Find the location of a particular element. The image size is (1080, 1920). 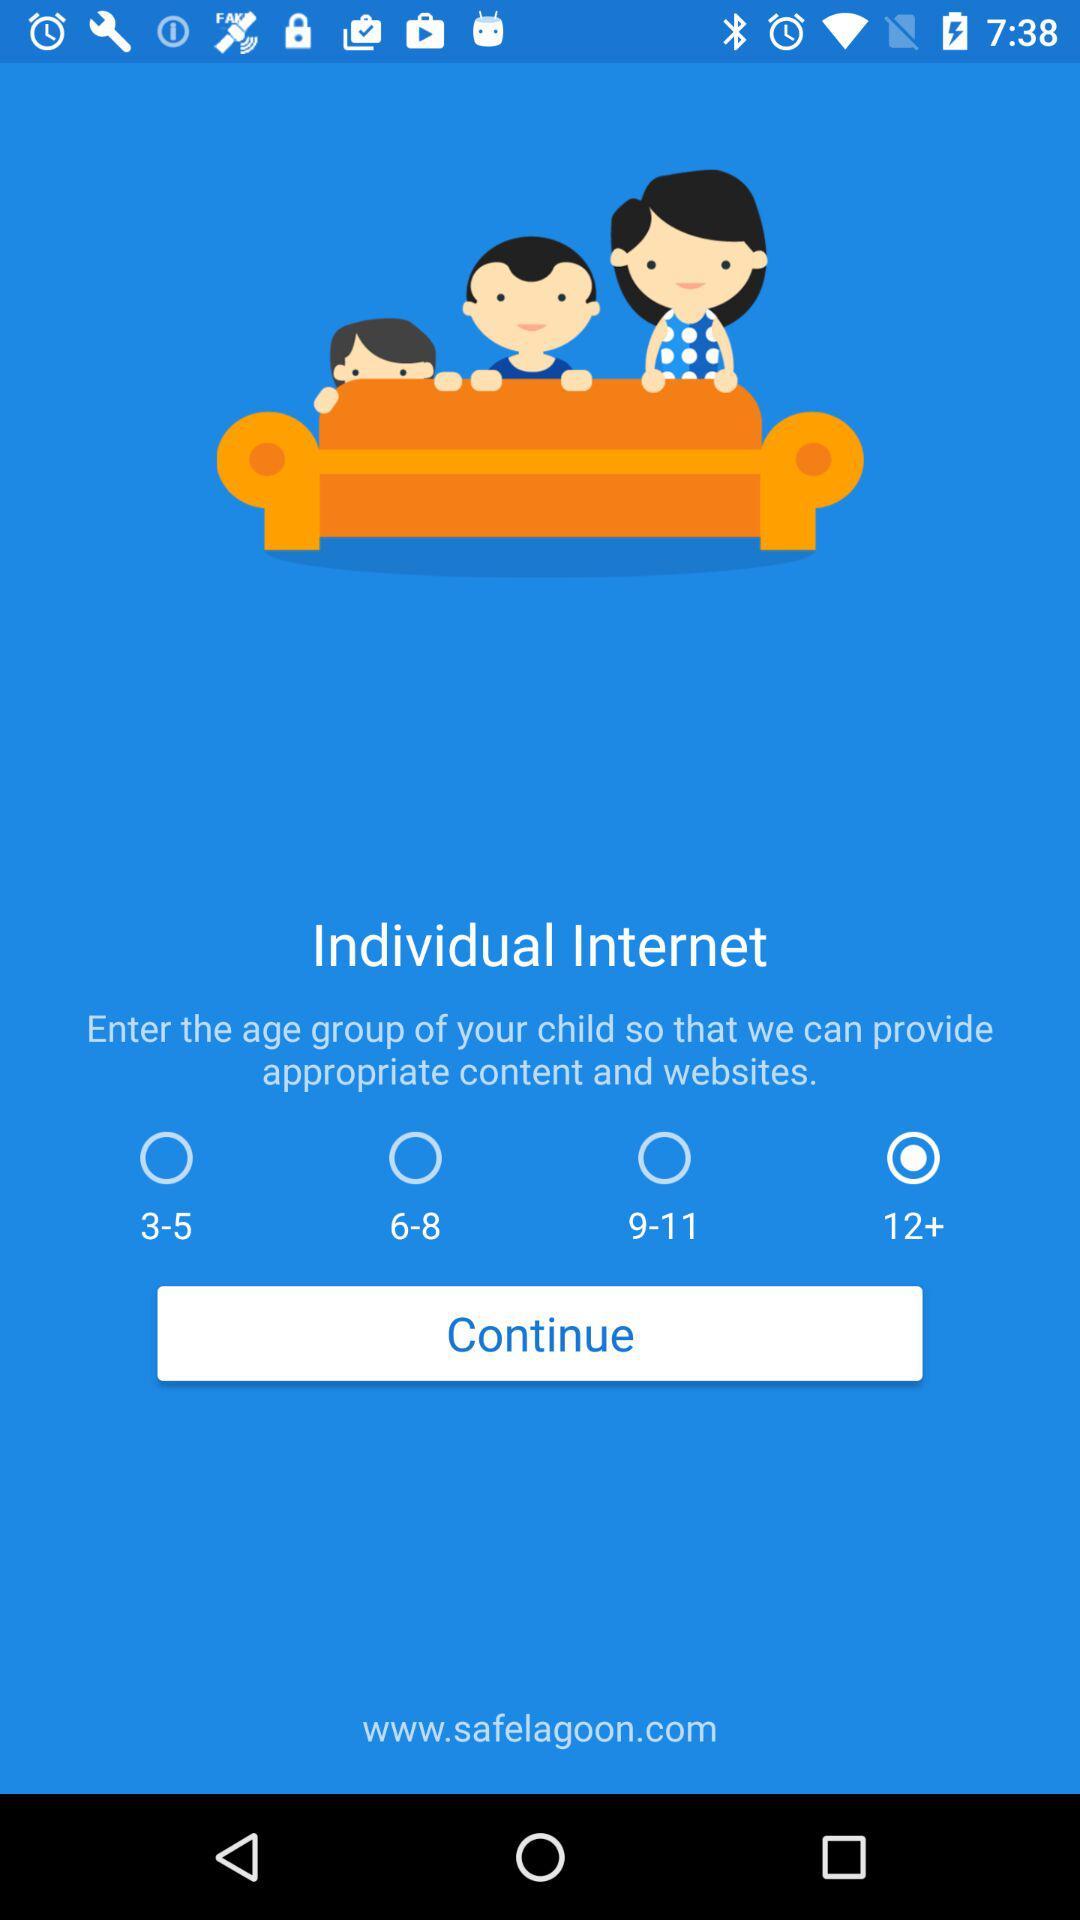

9-11 icon is located at coordinates (664, 1182).